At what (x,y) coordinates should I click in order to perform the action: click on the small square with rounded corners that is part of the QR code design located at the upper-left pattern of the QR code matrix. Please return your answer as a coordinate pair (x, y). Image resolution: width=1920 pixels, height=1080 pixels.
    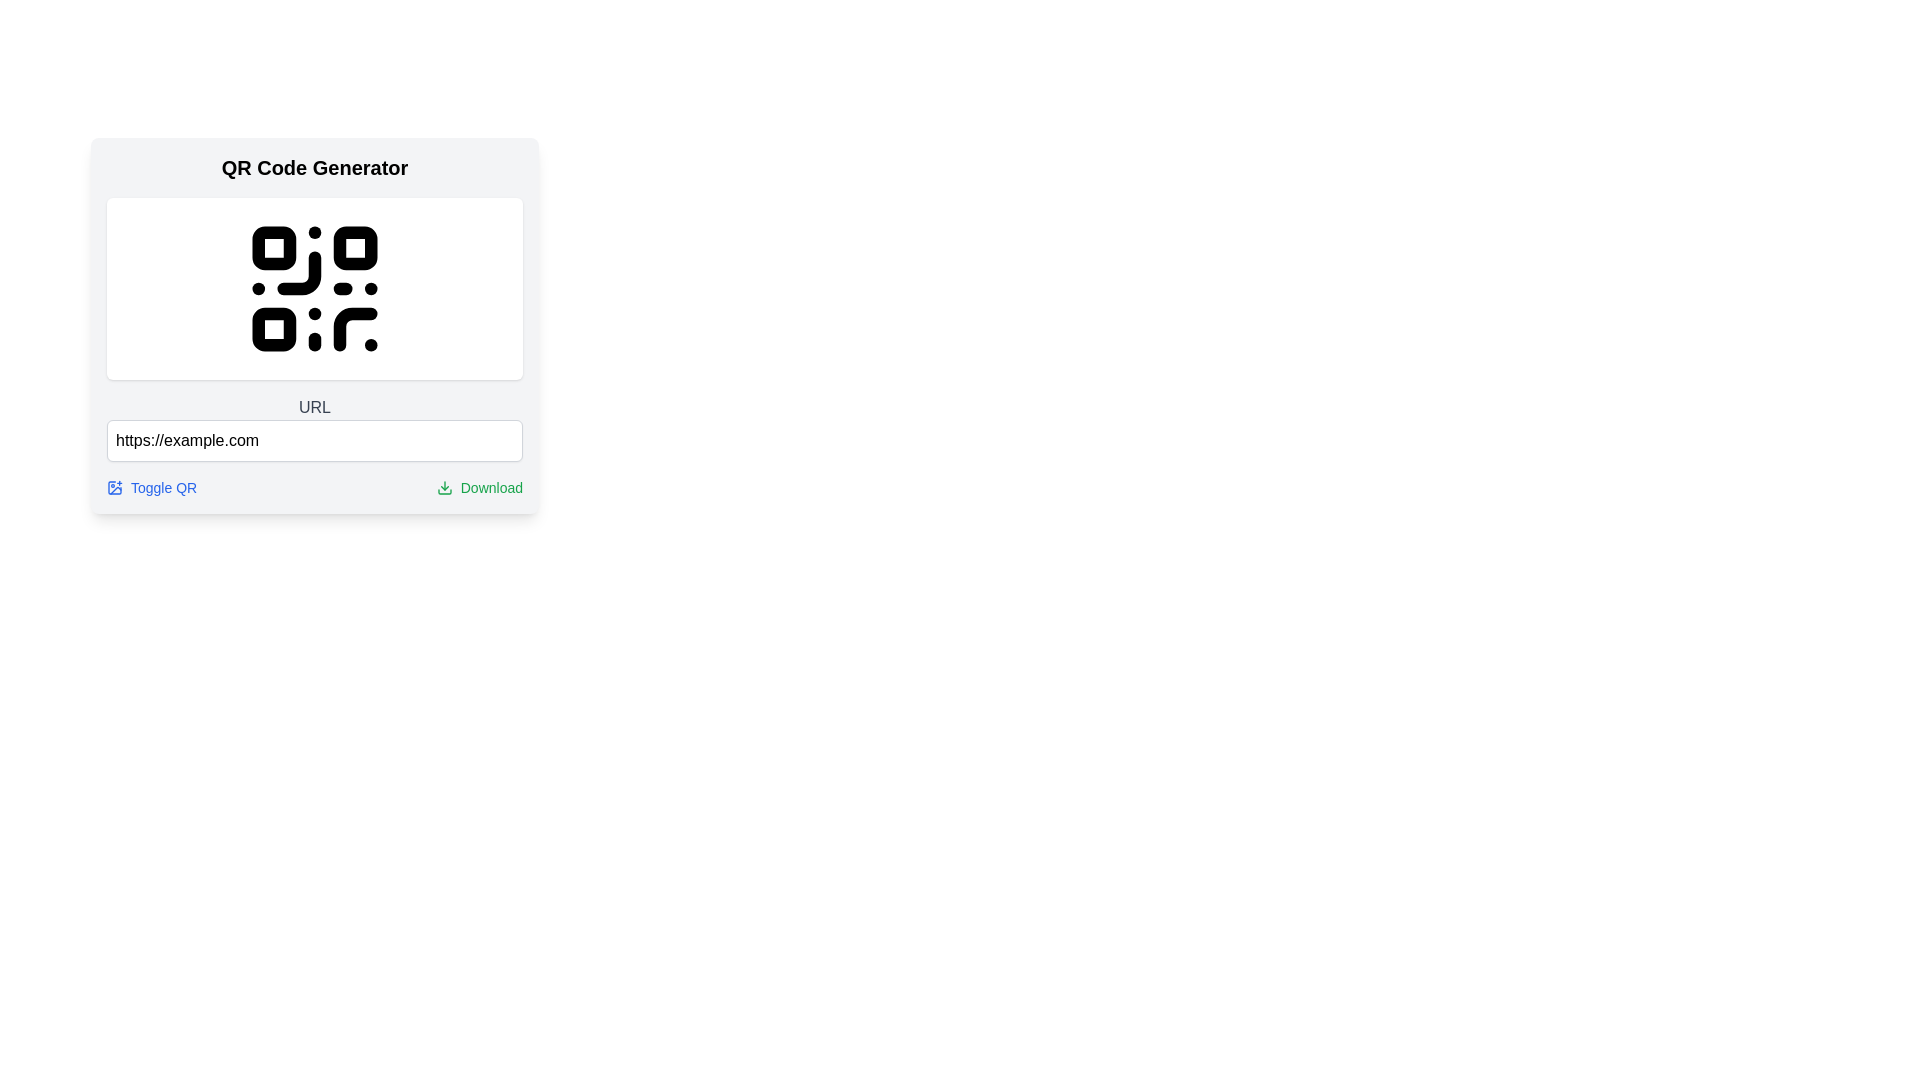
    Looking at the image, I should click on (273, 247).